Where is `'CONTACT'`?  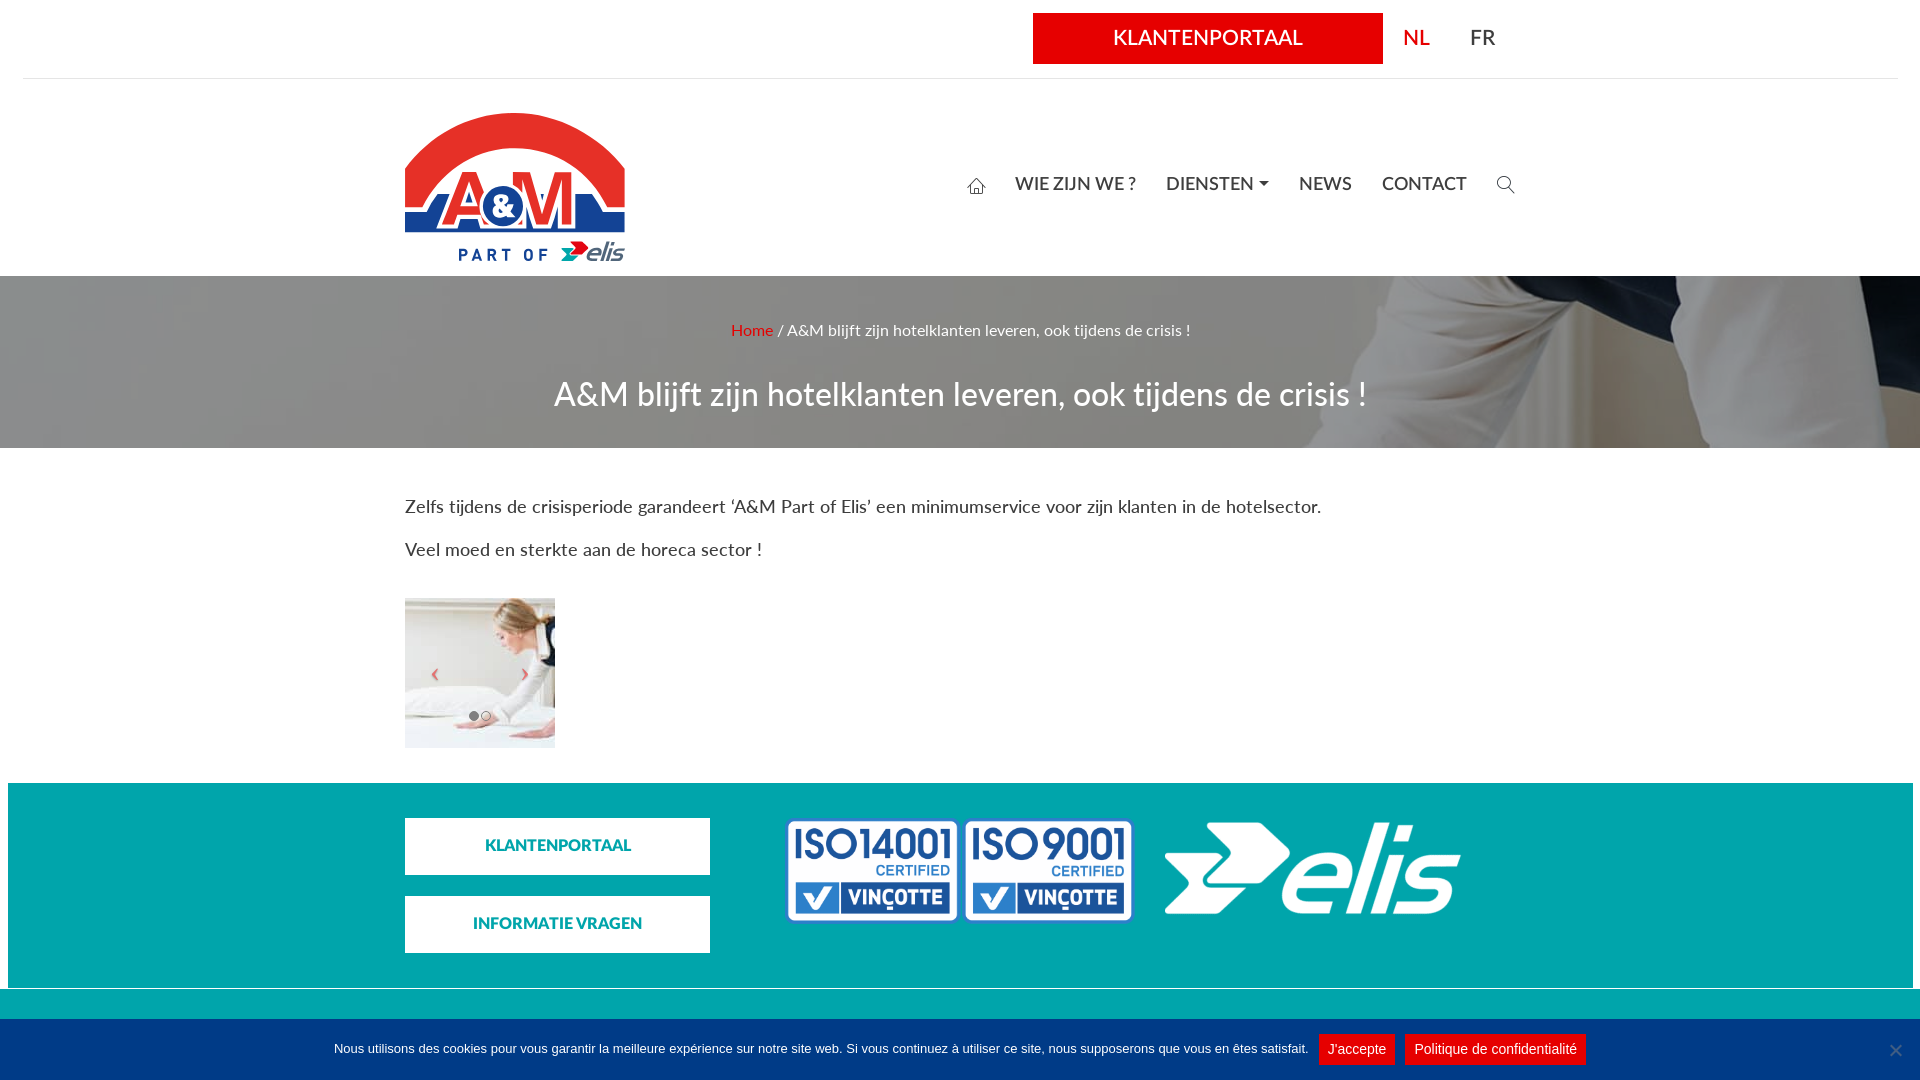 'CONTACT' is located at coordinates (1423, 185).